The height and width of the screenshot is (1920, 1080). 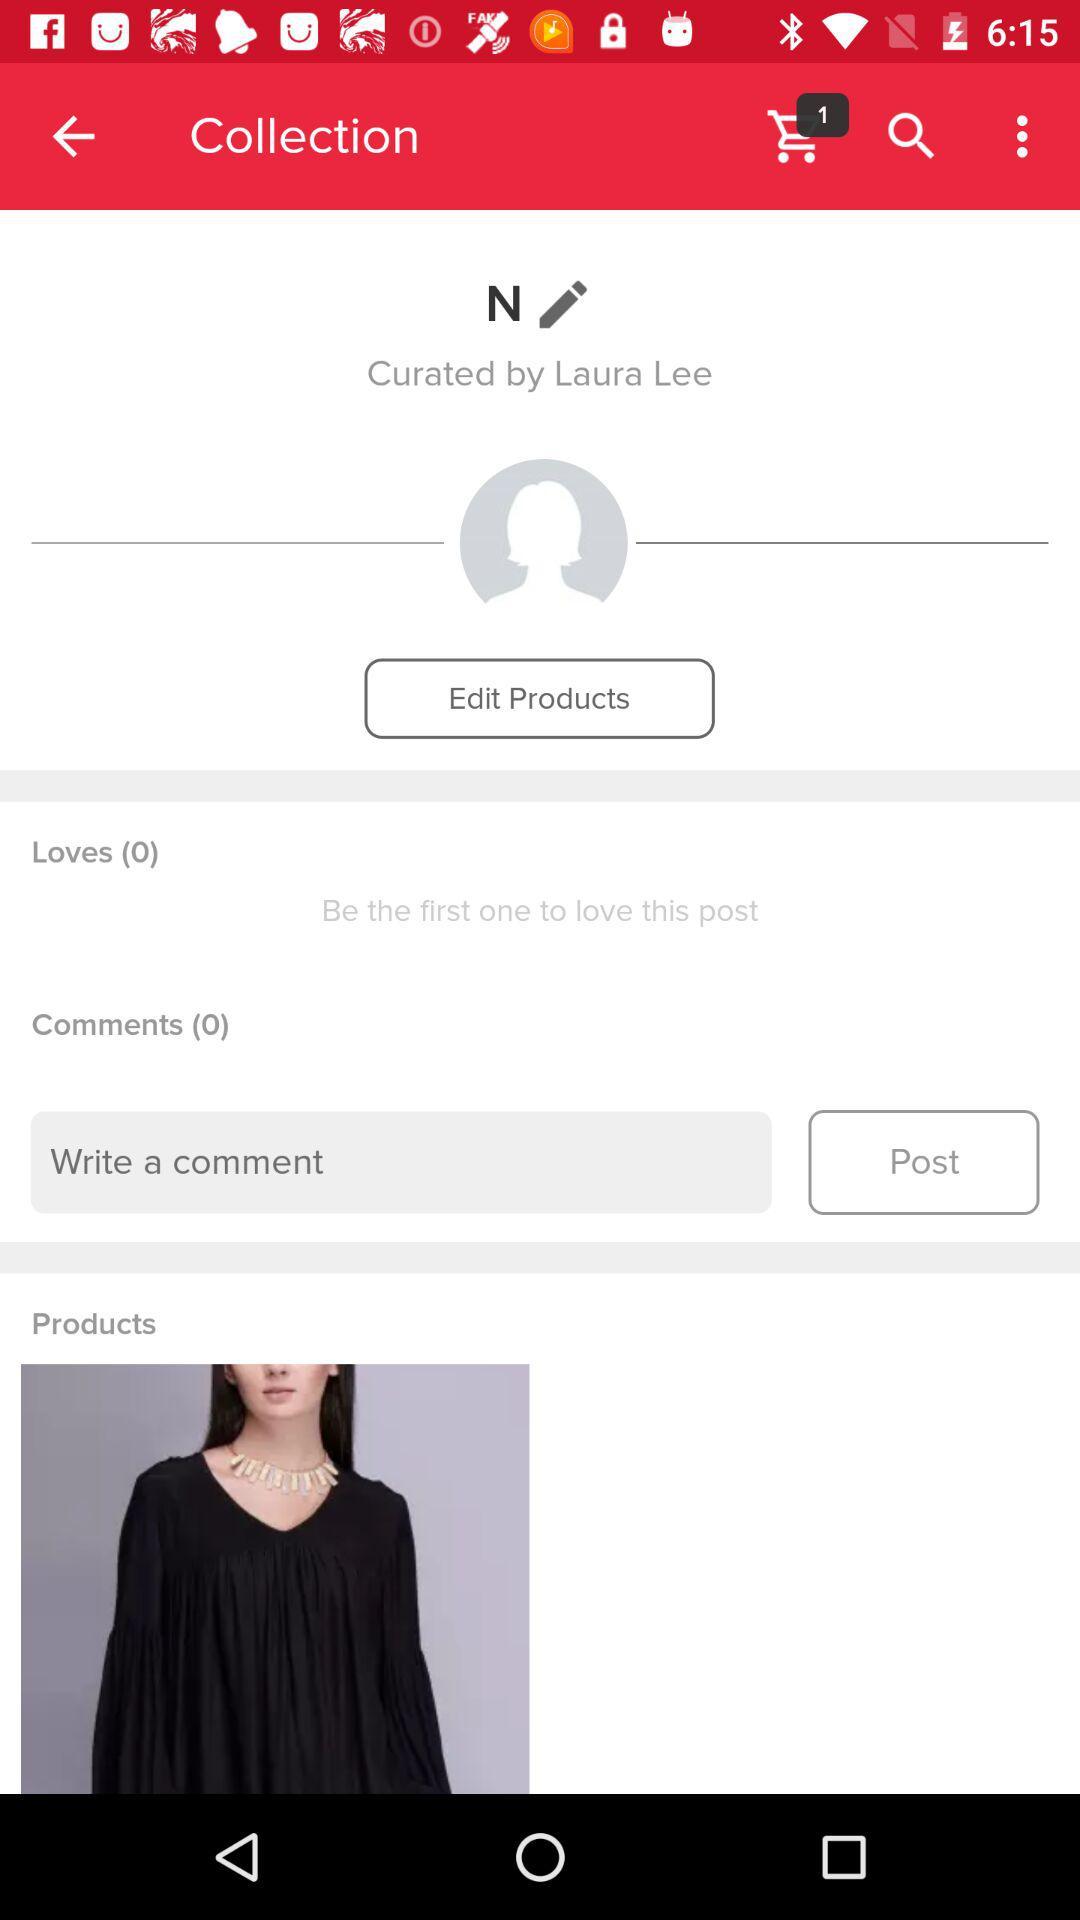 I want to click on 1 item, so click(x=822, y=114).